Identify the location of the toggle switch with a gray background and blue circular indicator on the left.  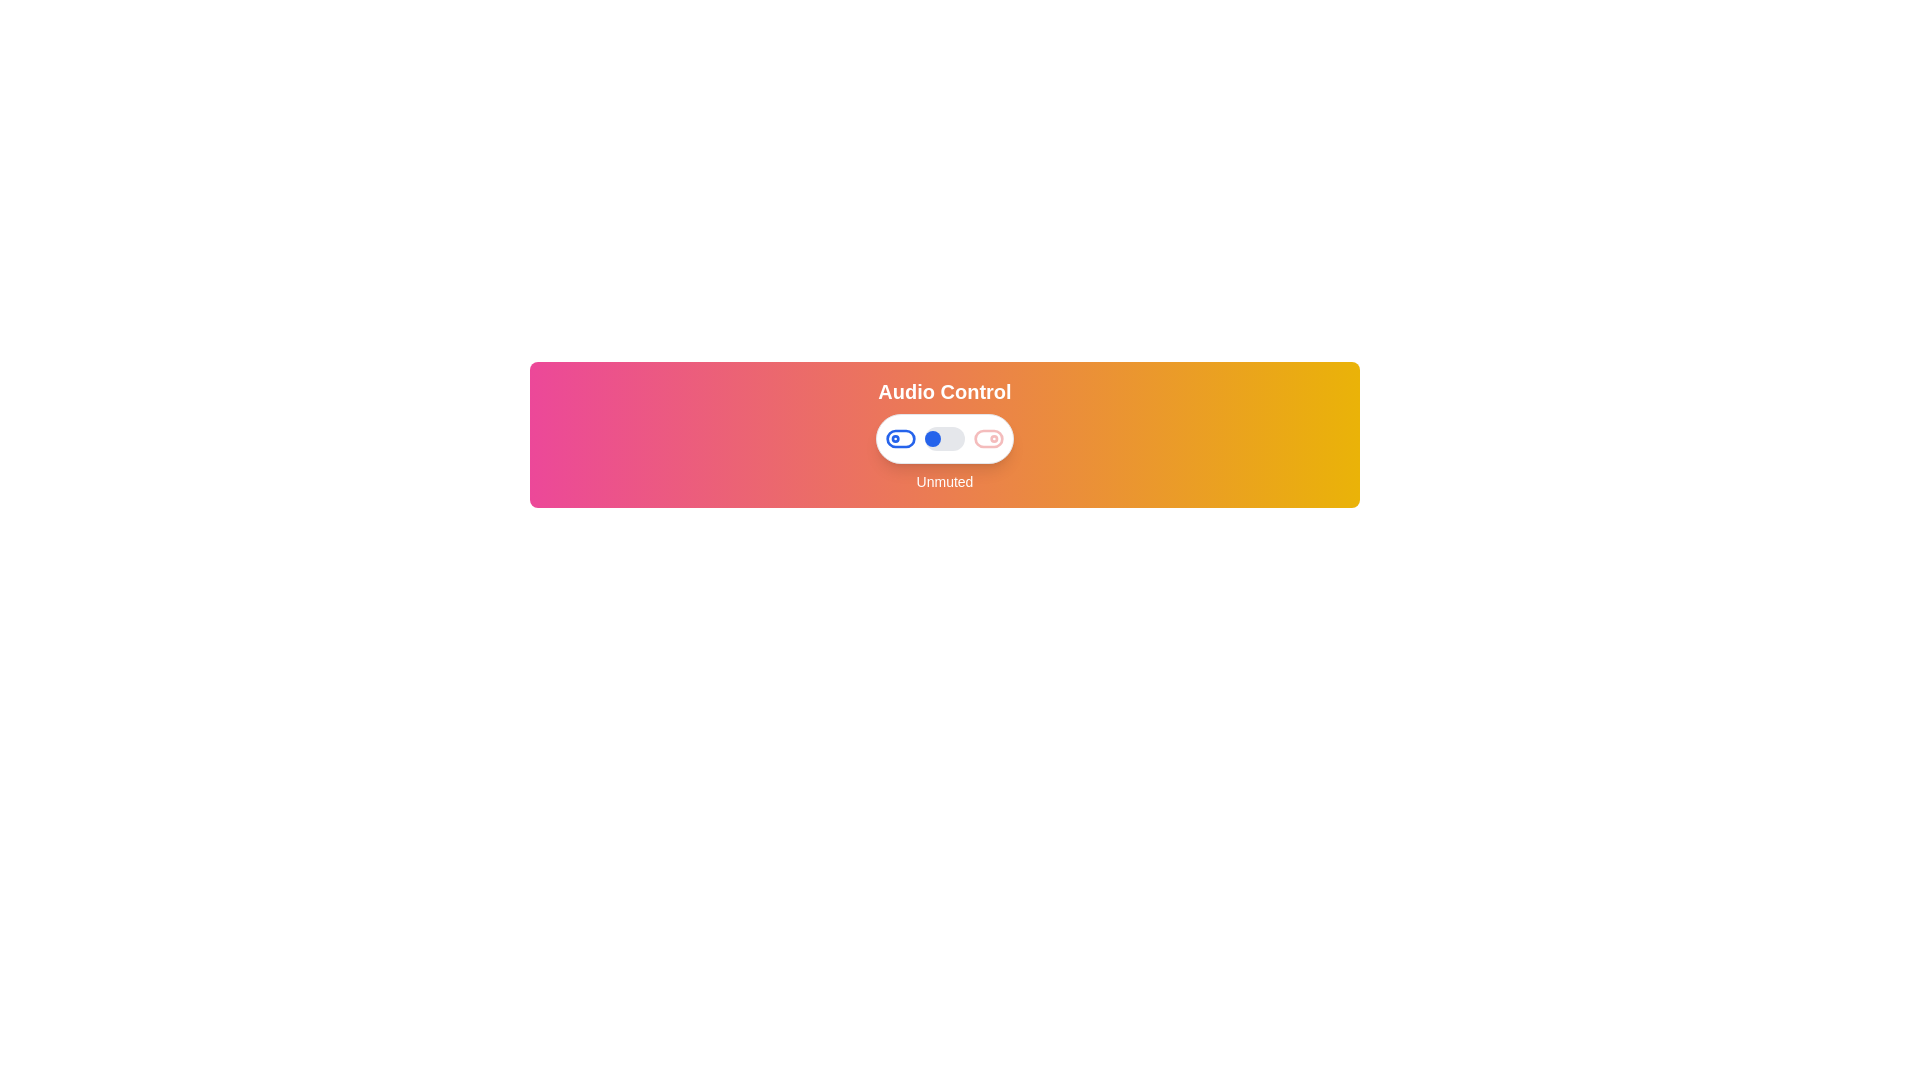
(944, 438).